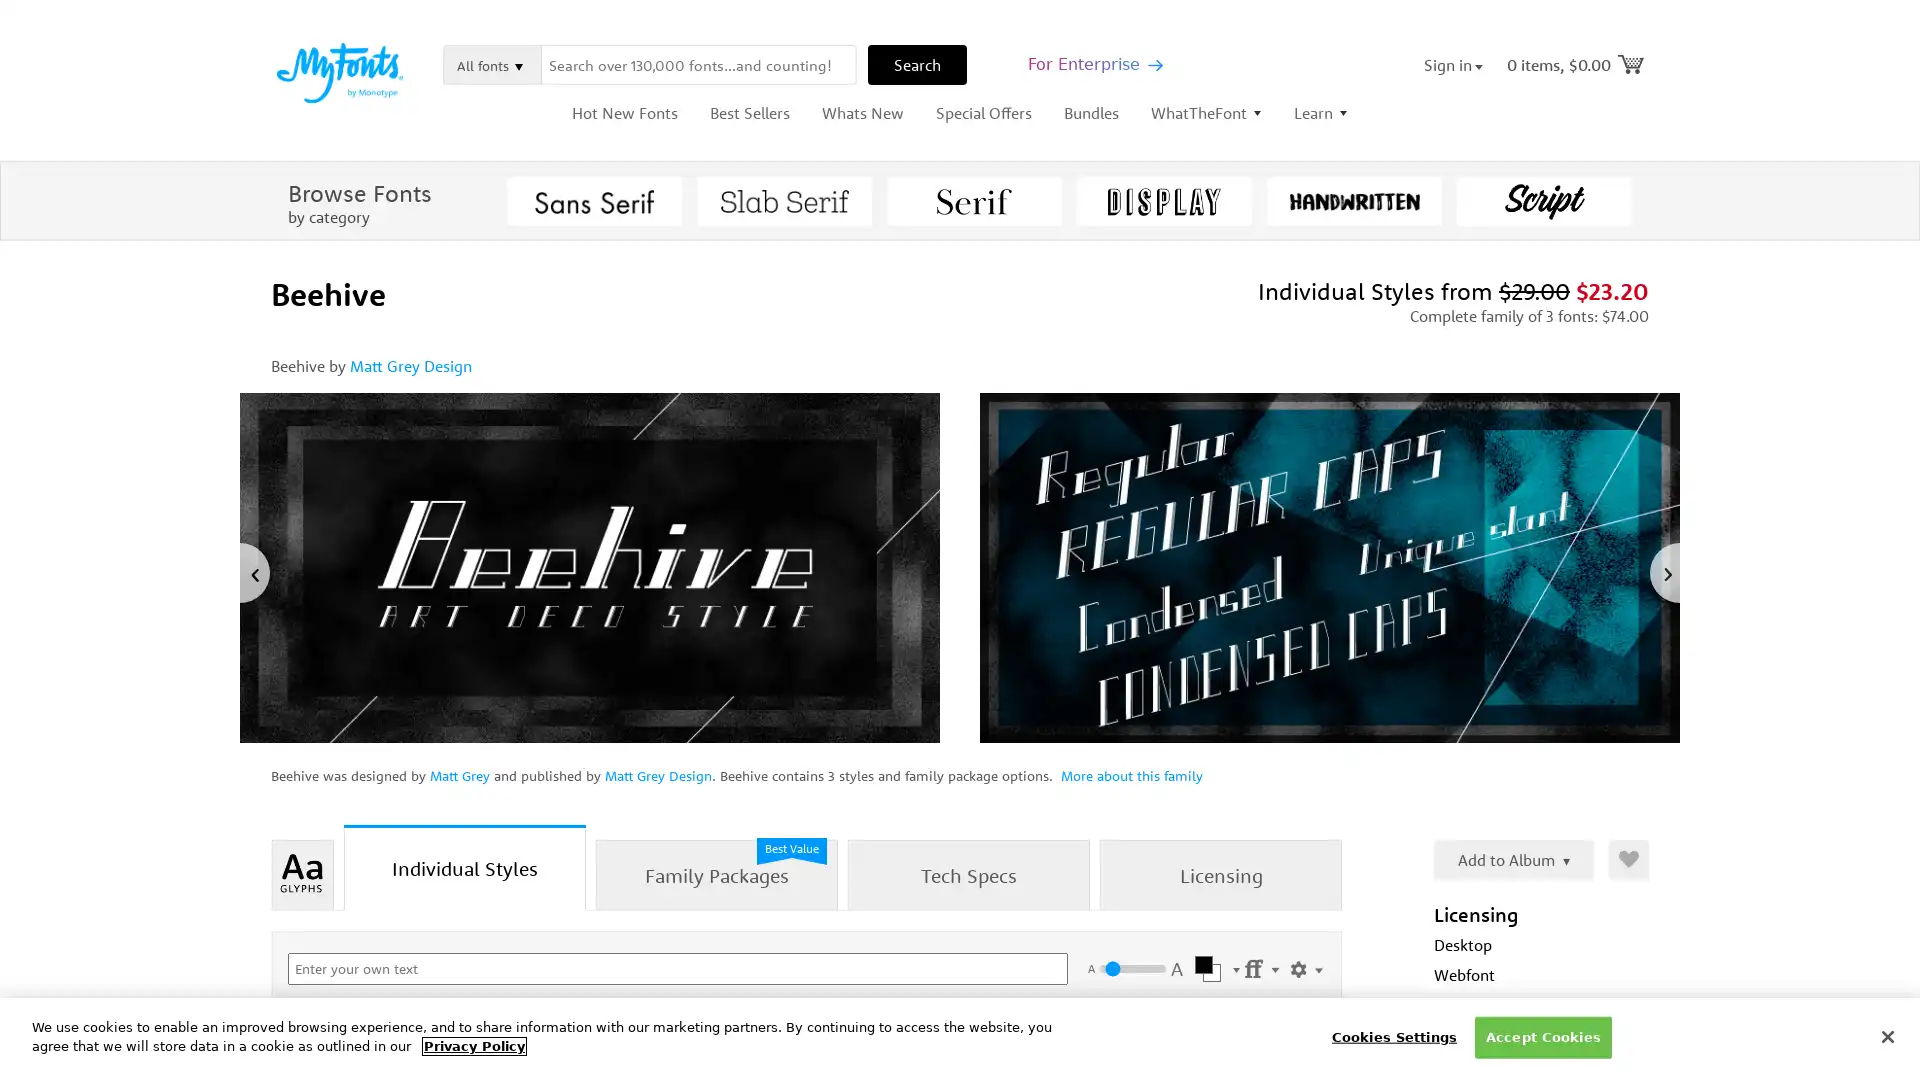 This screenshot has width=1920, height=1080. I want to click on WhatTheFont, so click(1205, 112).